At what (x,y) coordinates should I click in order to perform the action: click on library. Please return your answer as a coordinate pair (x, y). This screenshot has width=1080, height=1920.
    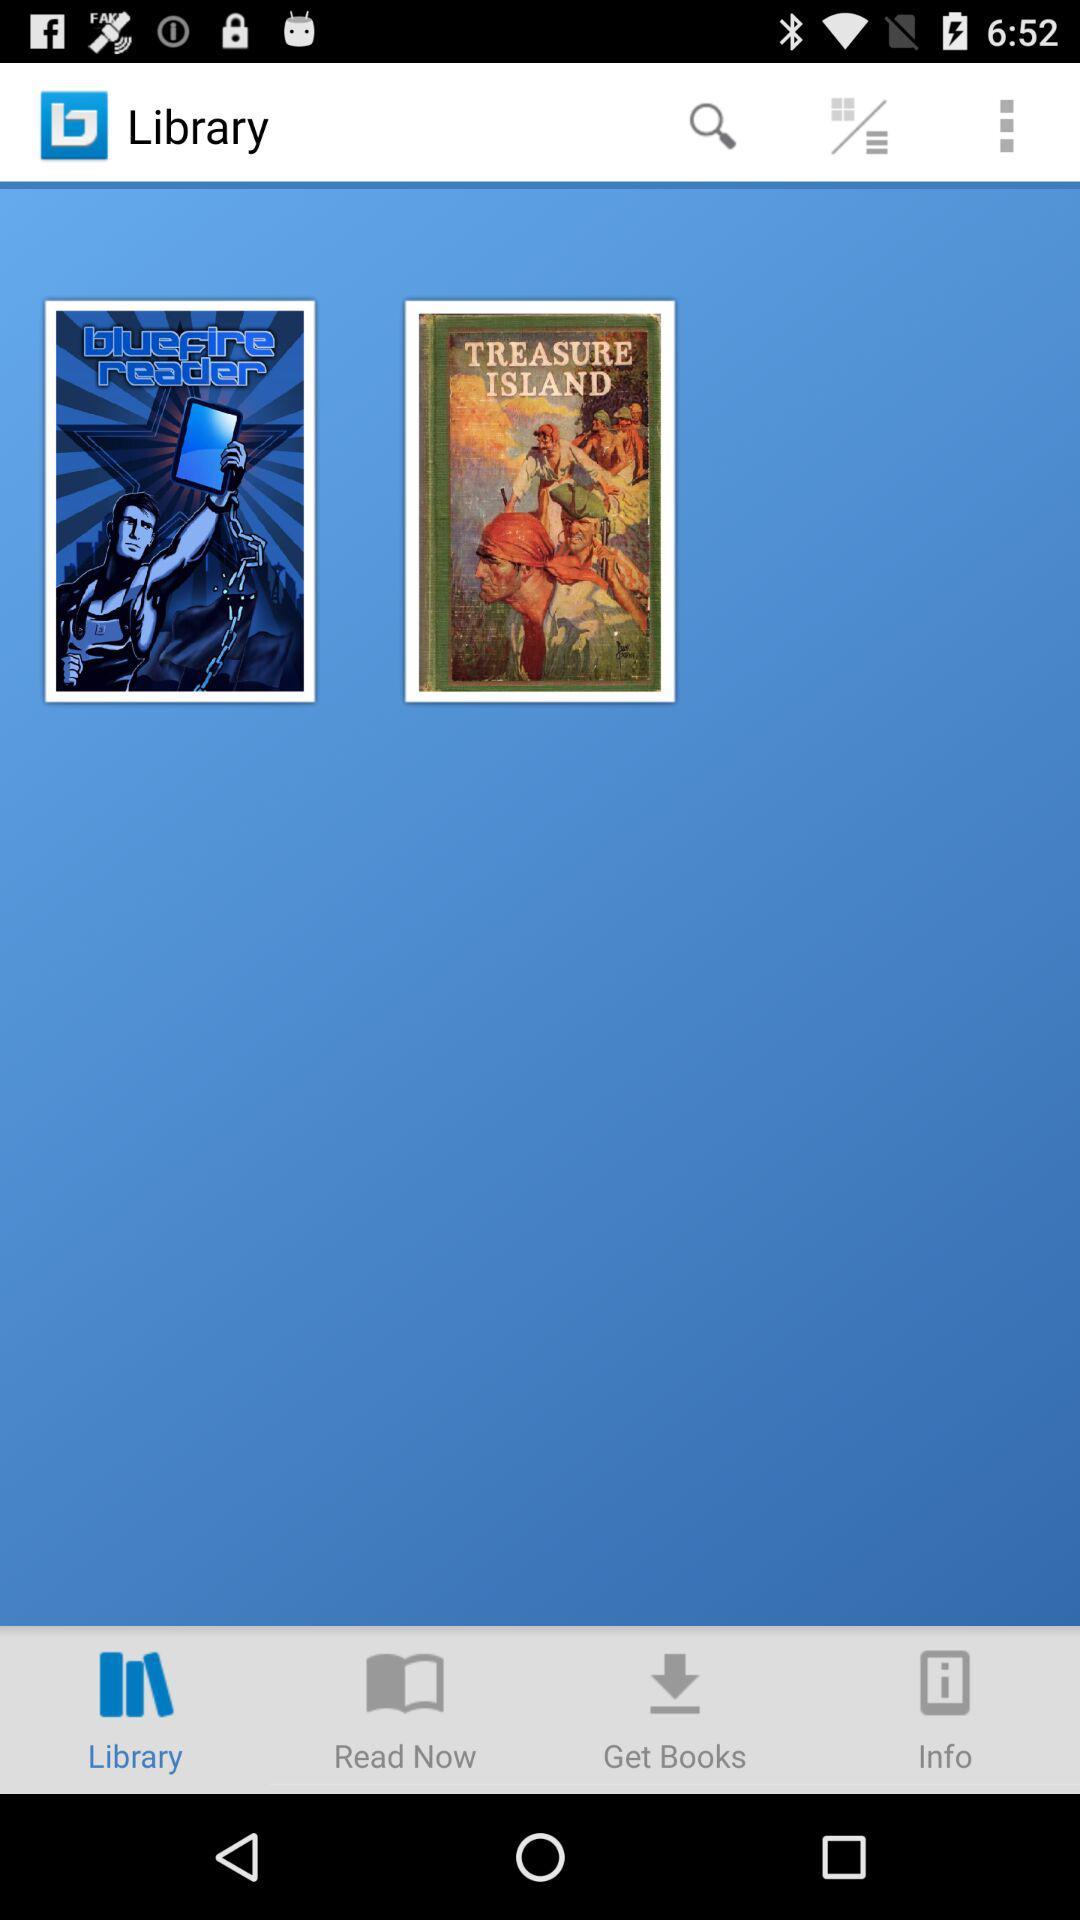
    Looking at the image, I should click on (135, 1708).